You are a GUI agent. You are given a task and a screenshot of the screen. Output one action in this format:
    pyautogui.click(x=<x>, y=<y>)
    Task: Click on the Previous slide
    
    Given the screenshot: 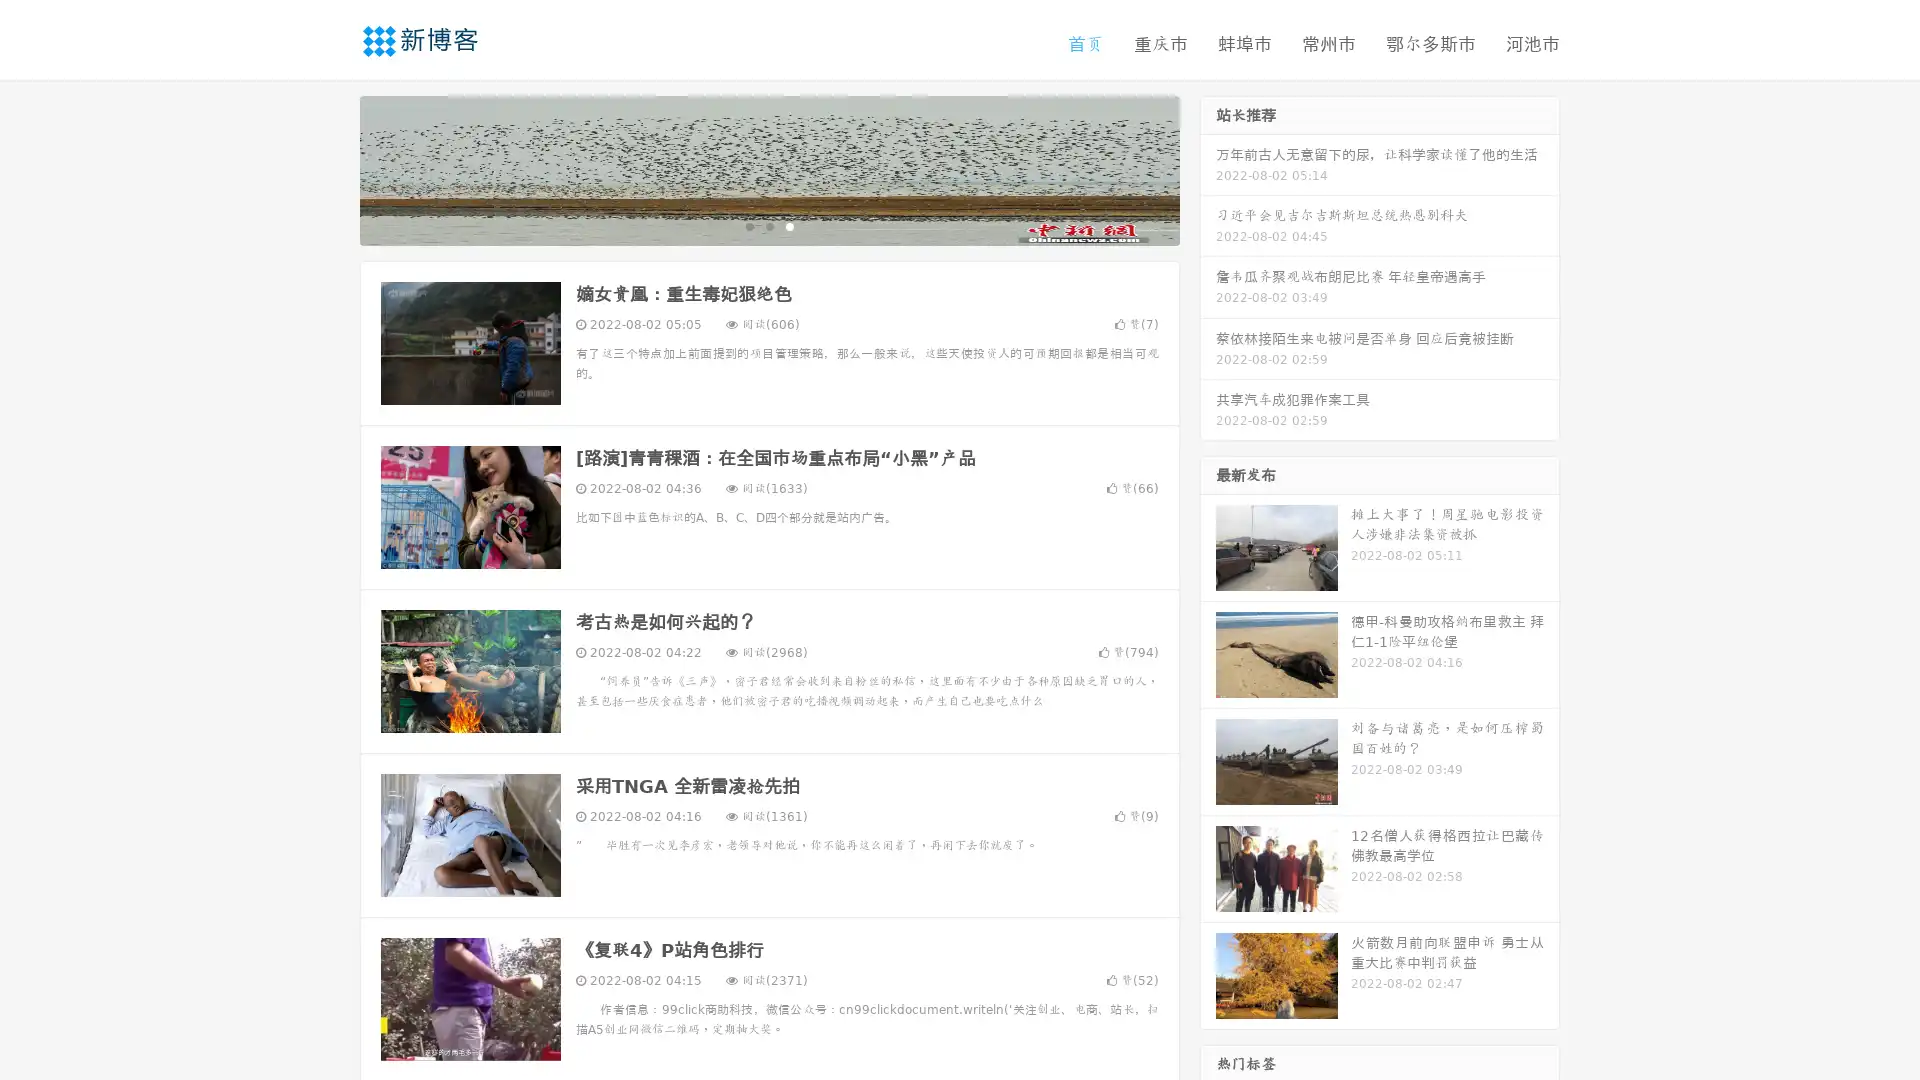 What is the action you would take?
    pyautogui.click(x=330, y=168)
    